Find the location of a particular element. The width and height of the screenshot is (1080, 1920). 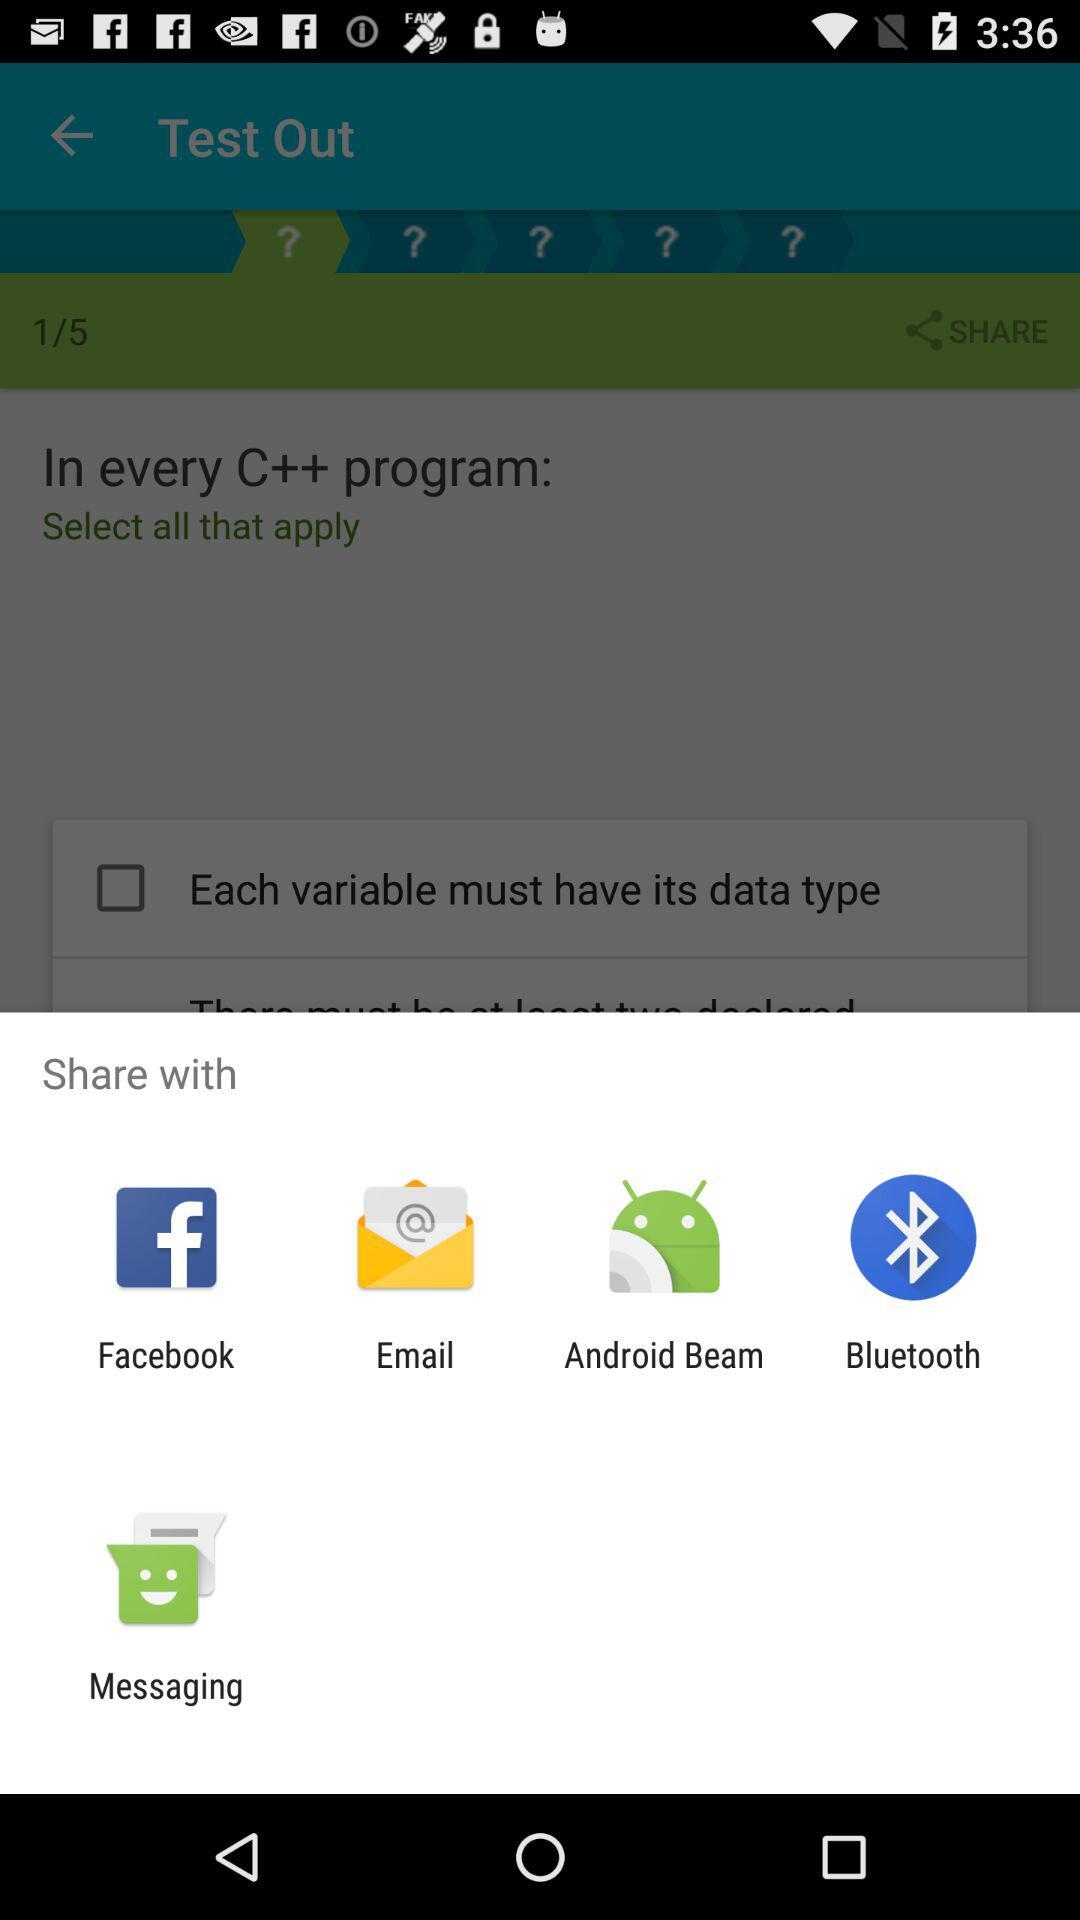

android beam icon is located at coordinates (664, 1374).